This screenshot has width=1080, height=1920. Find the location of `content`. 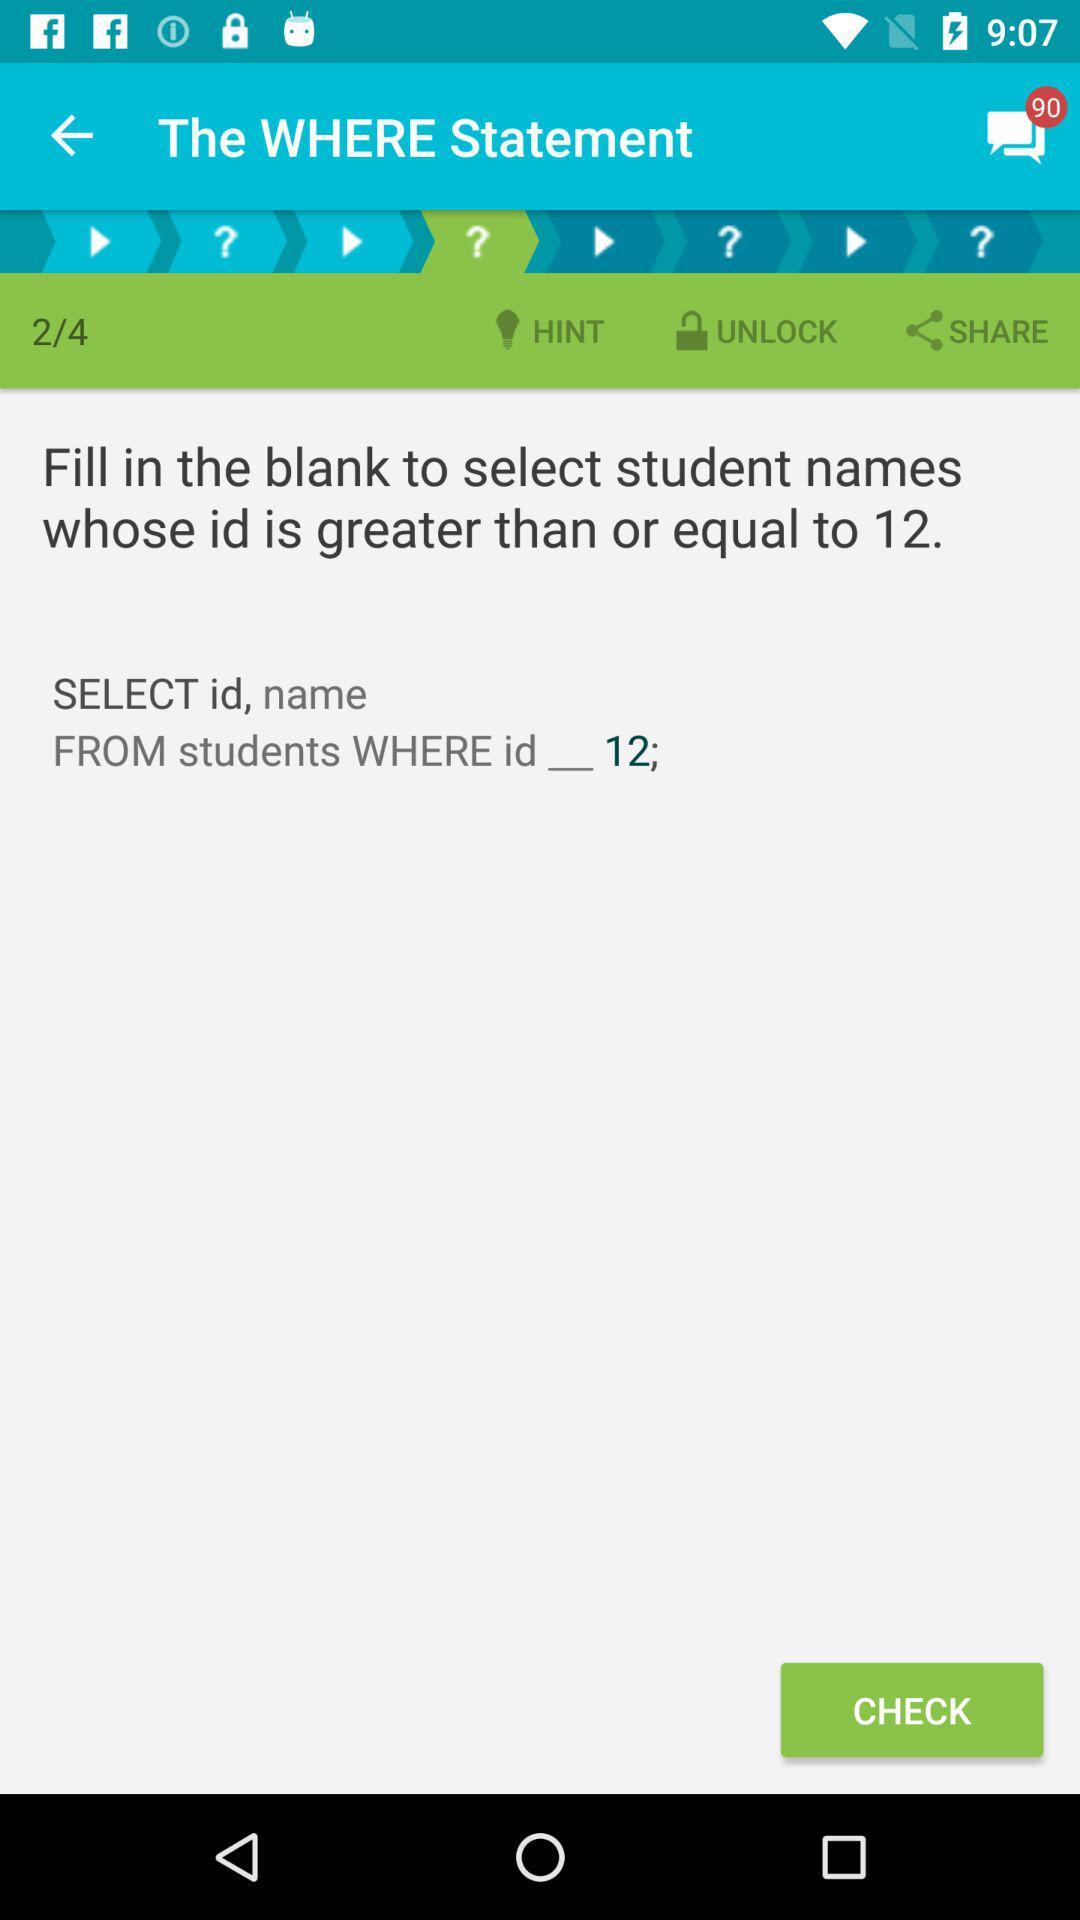

content is located at coordinates (601, 240).